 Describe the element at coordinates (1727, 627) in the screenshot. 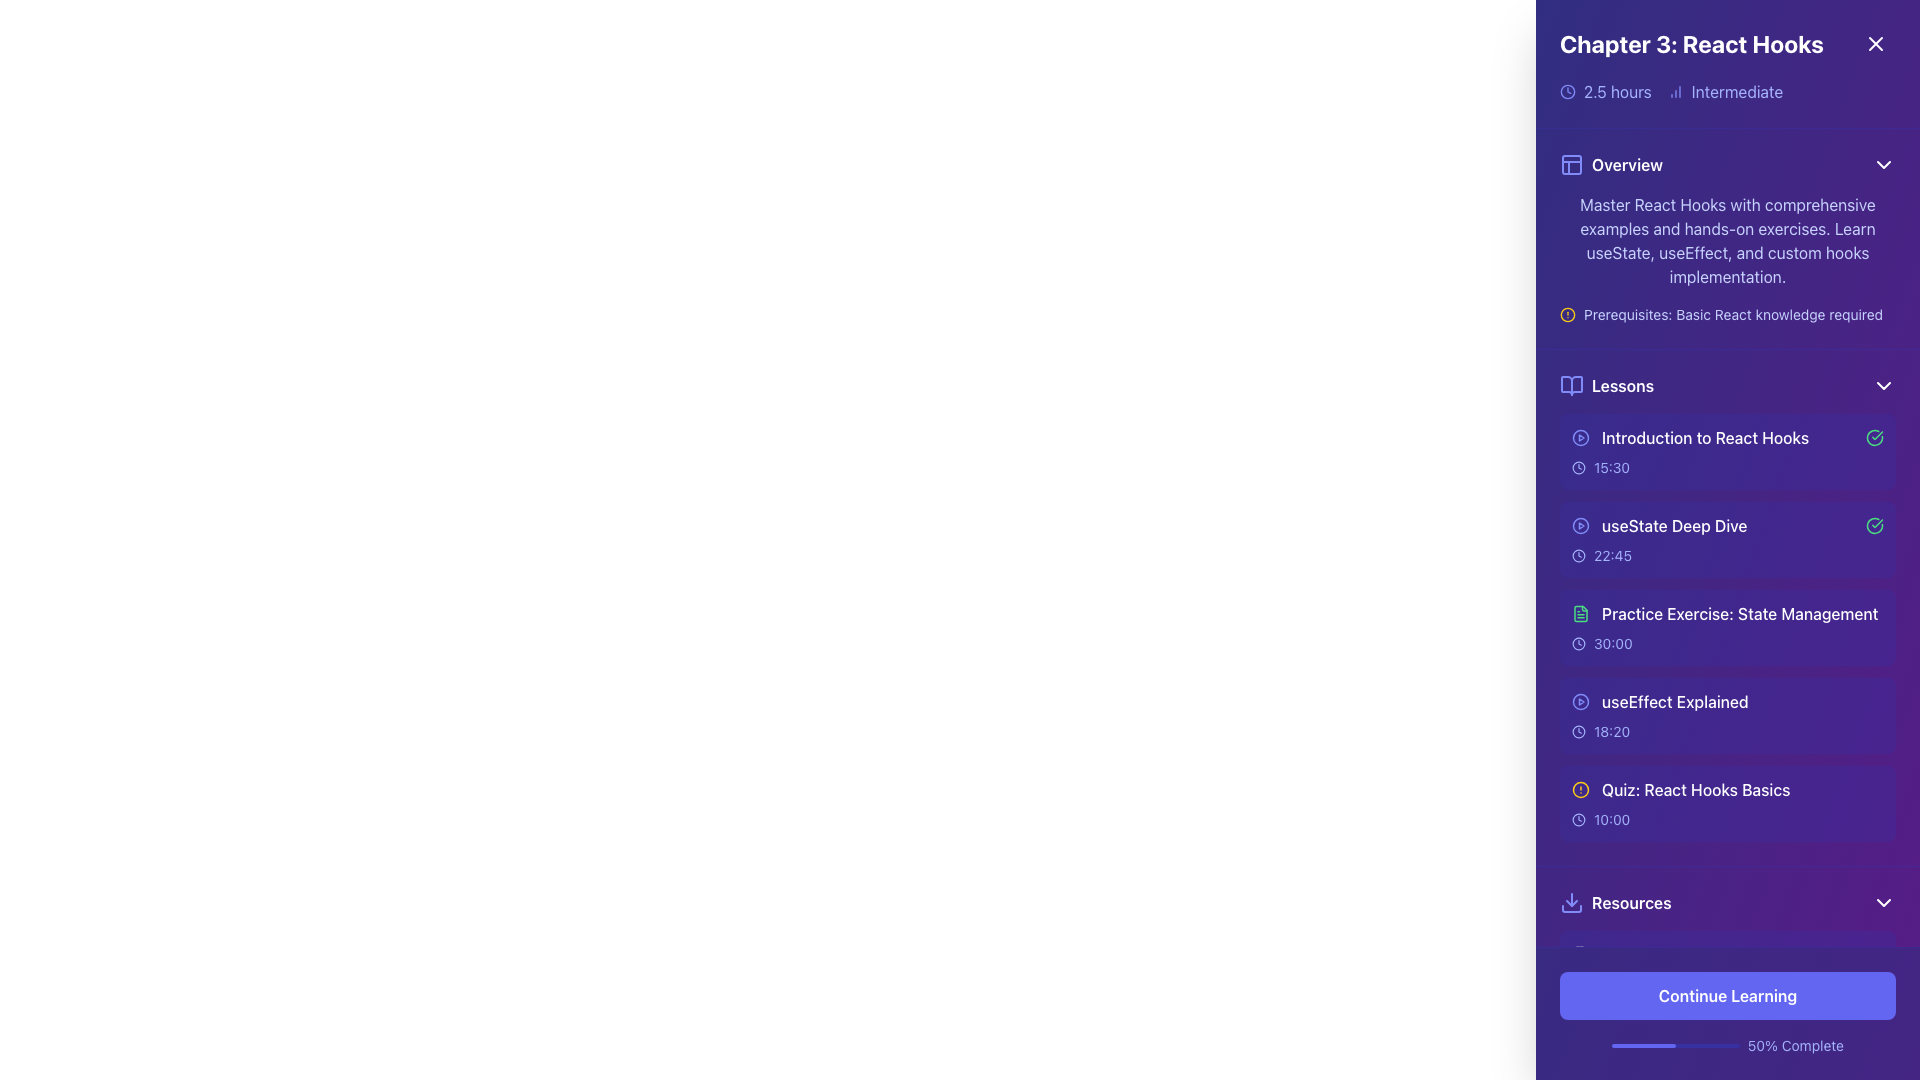

I see `the list item displaying the lesson titled 'Practice Exercise: State Management'` at that location.